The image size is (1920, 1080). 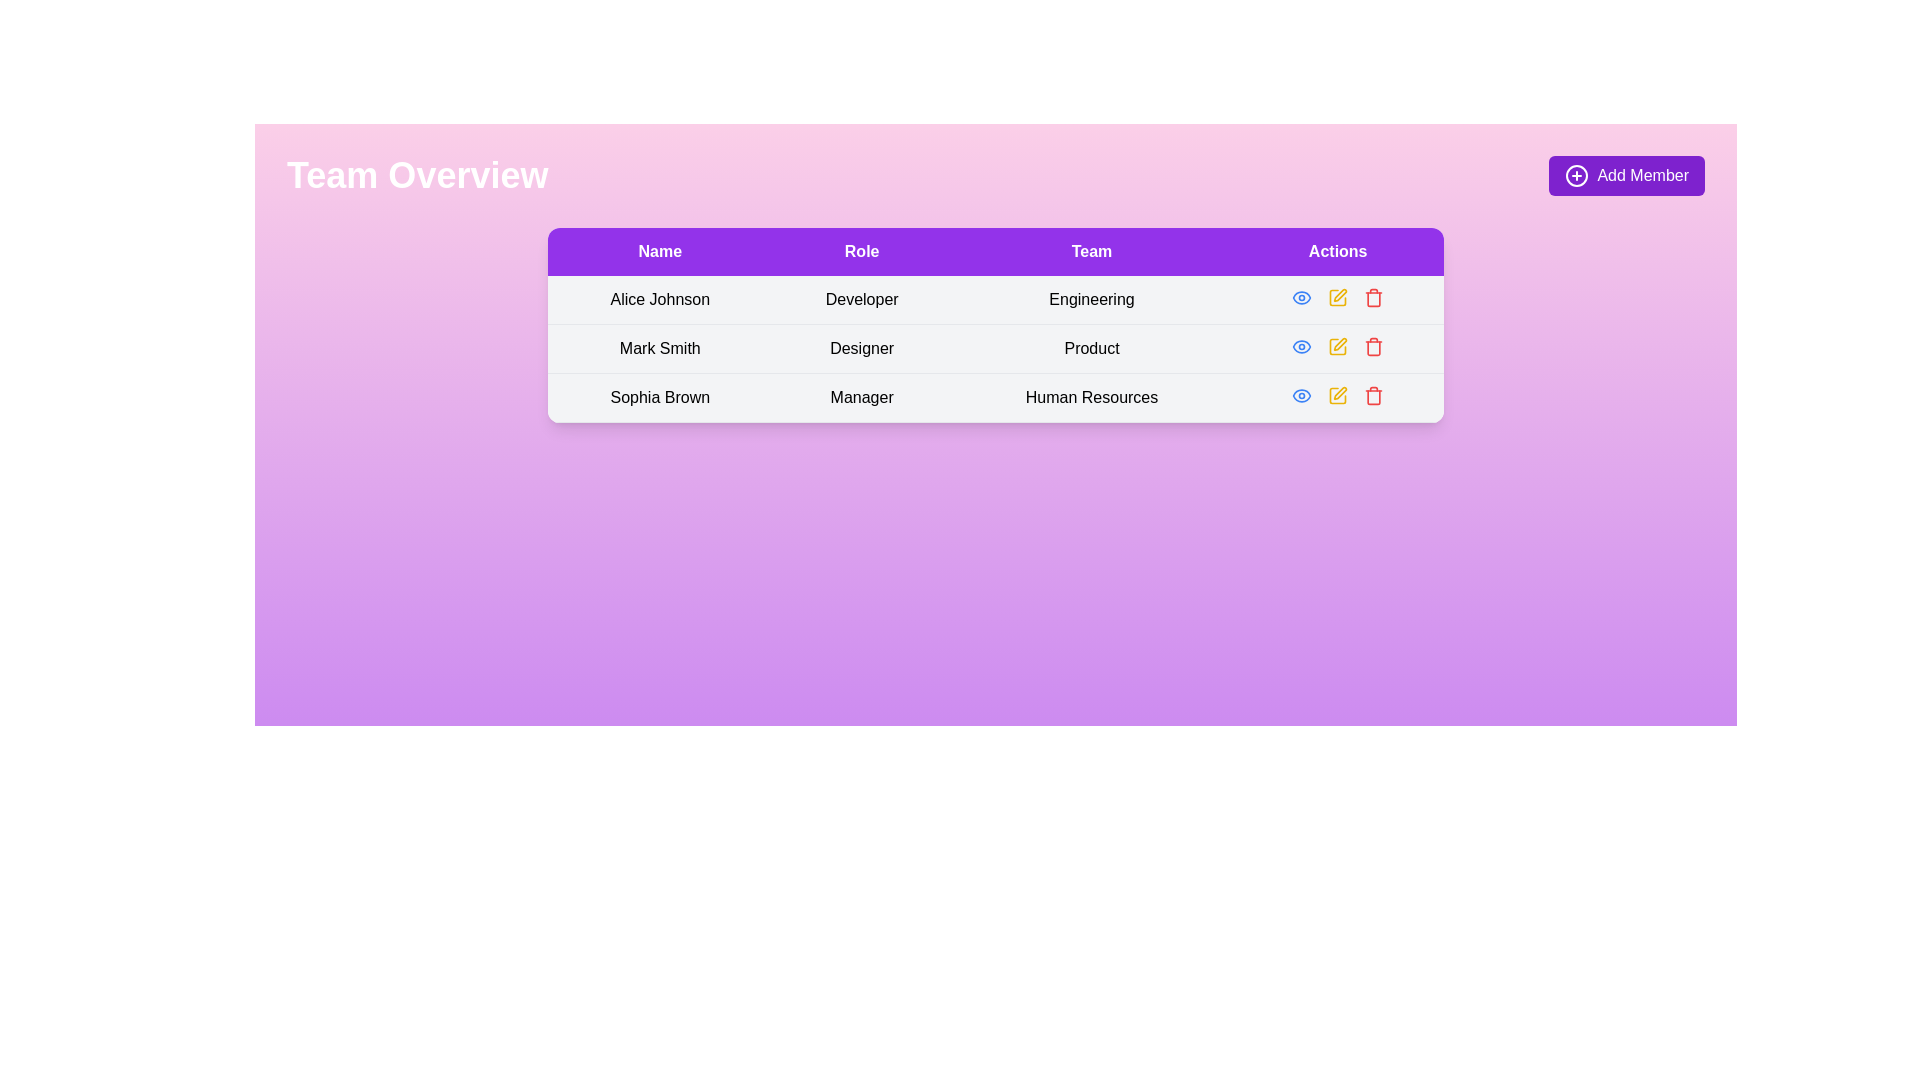 I want to click on the static text element displaying the user's name in the second row of the table under the Name column, located to the left of the 'Designer' element and above 'Sophia Brown', so click(x=660, y=347).